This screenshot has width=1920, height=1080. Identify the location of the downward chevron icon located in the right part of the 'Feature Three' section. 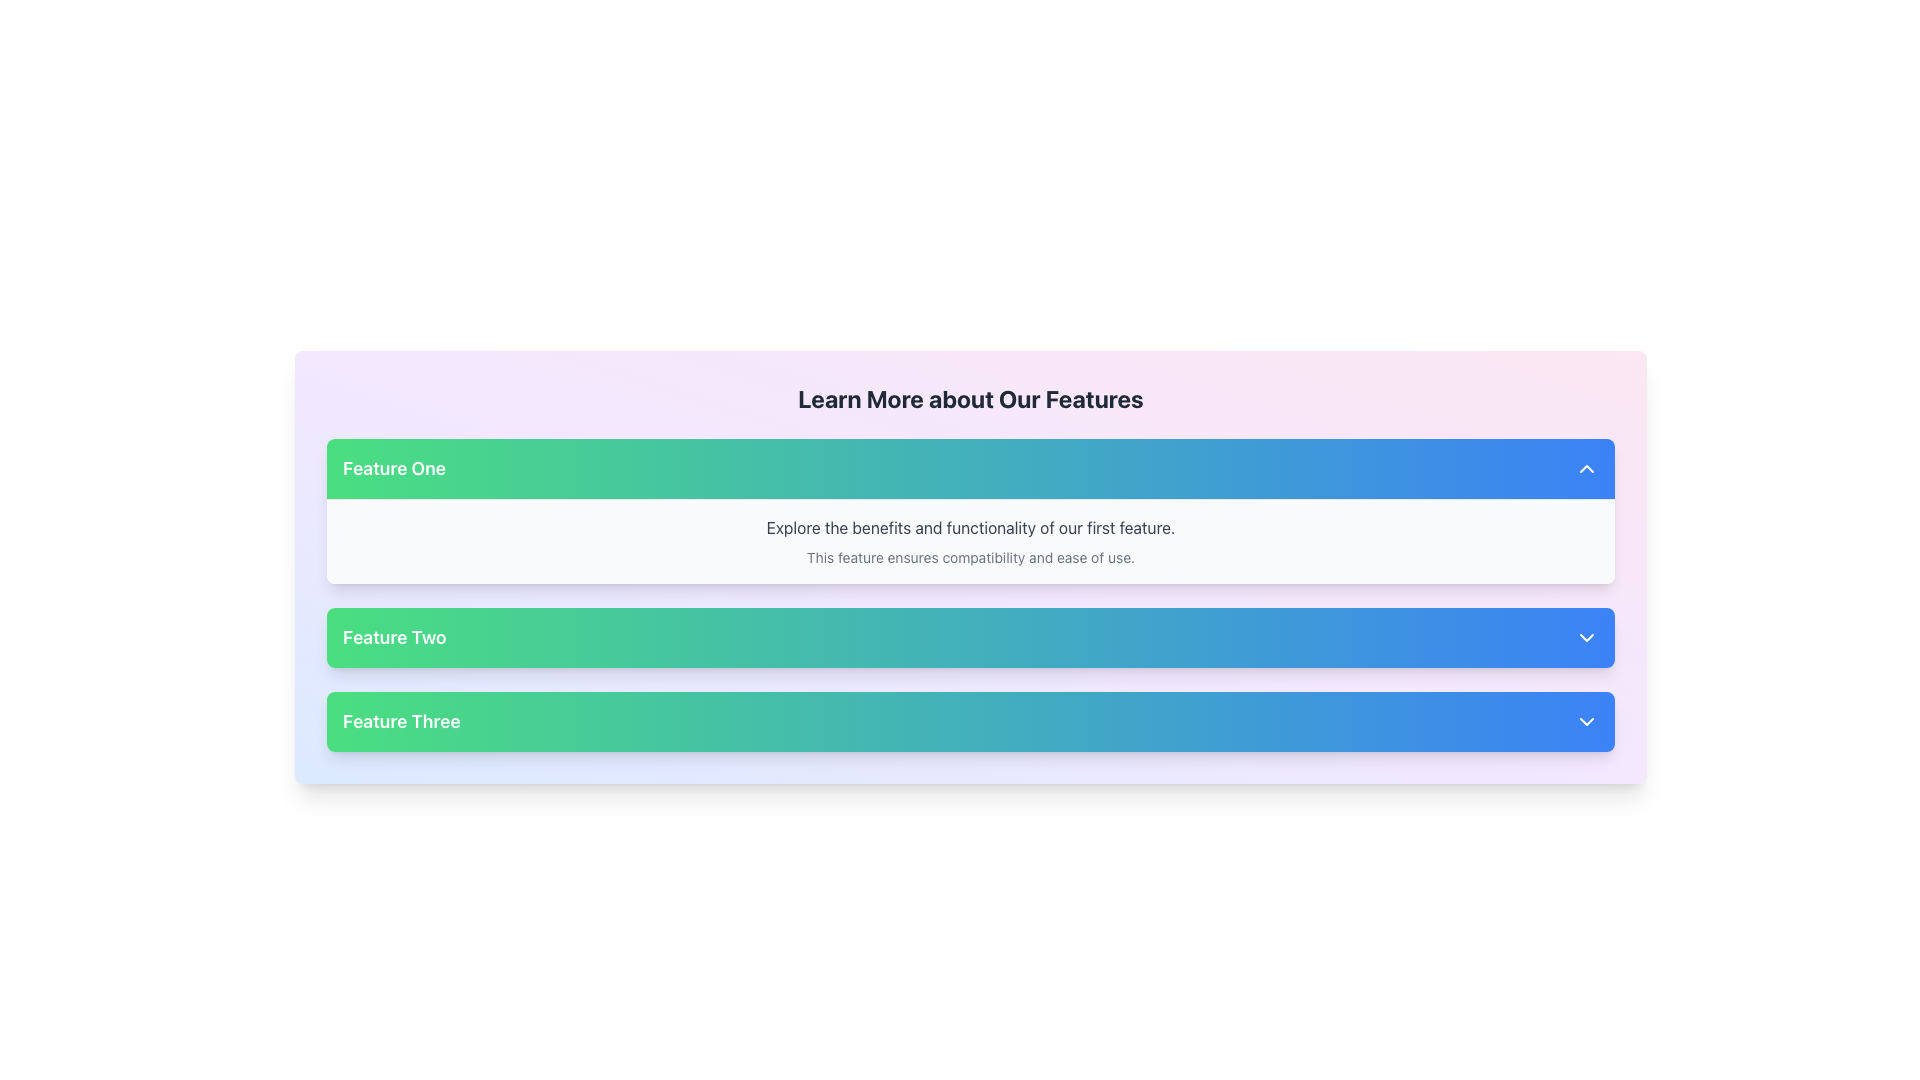
(1586, 721).